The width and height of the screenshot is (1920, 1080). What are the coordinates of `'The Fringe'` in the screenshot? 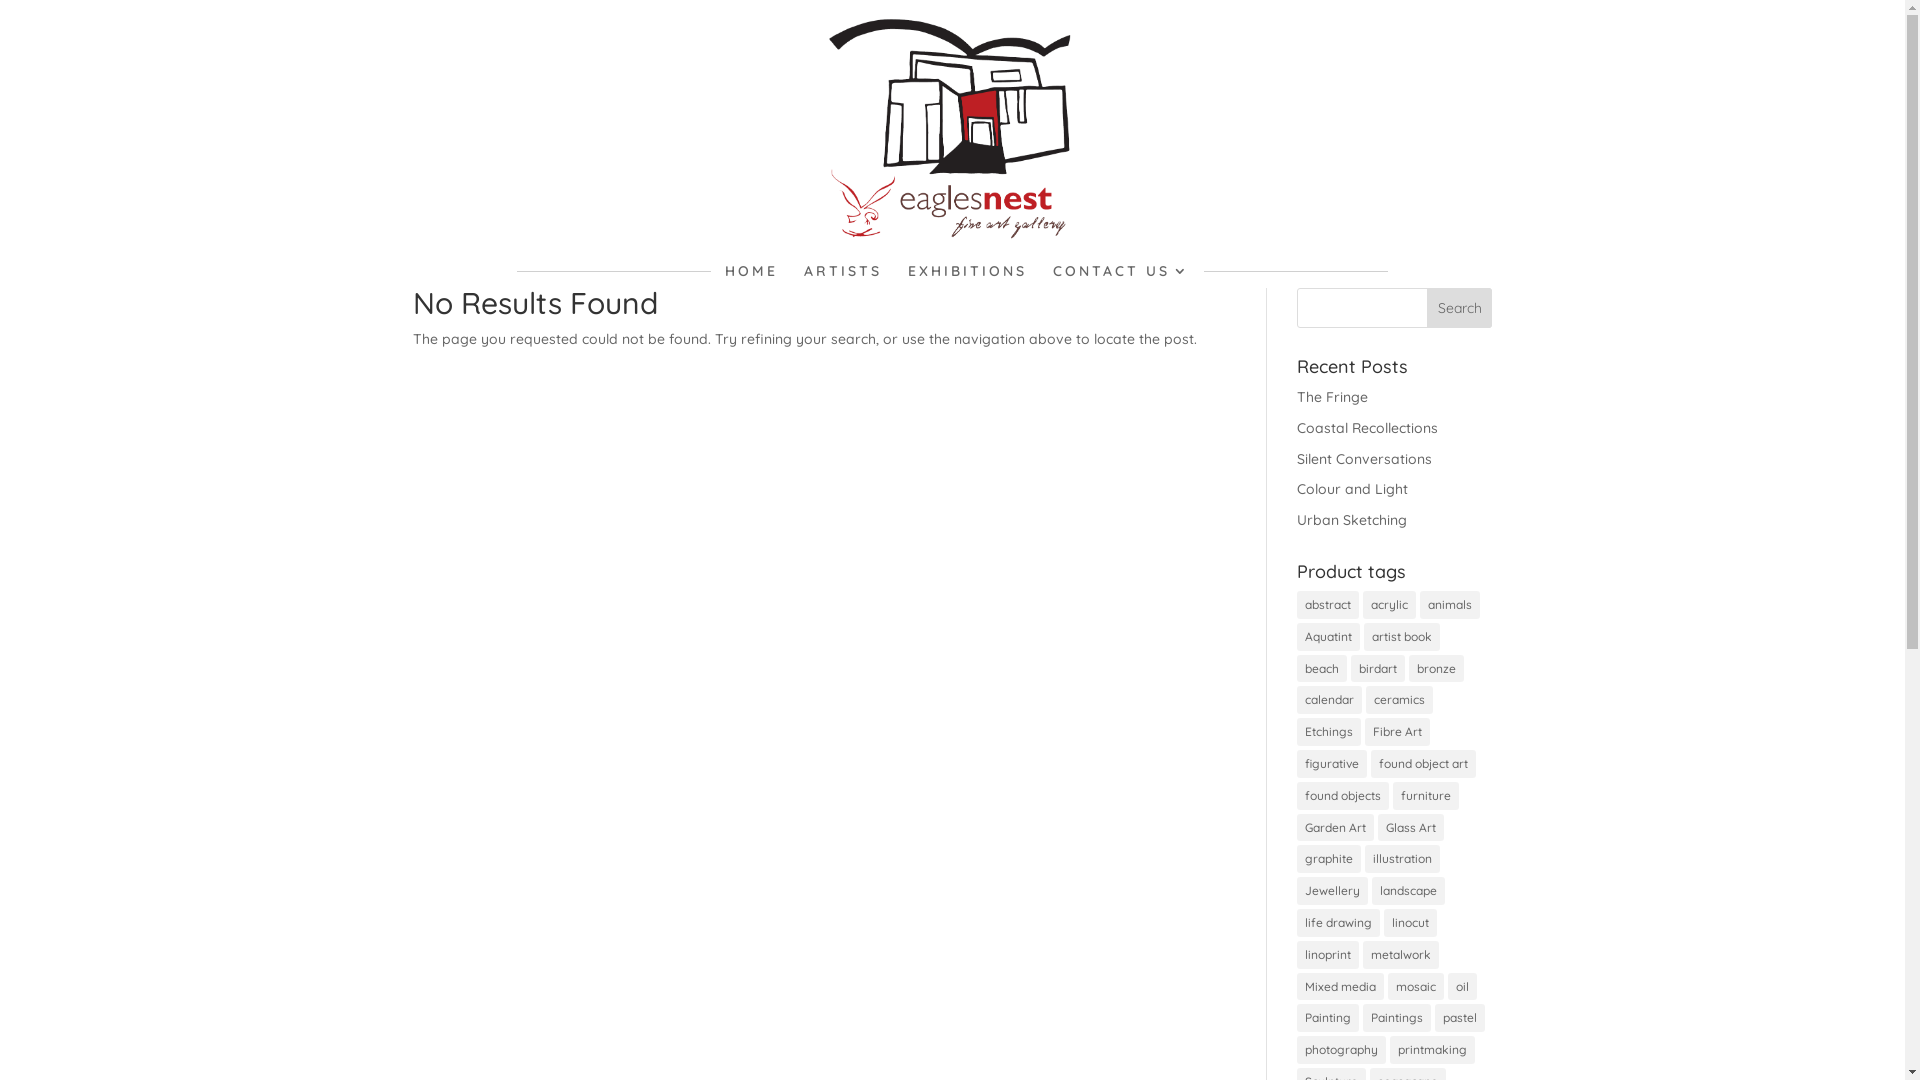 It's located at (1332, 397).